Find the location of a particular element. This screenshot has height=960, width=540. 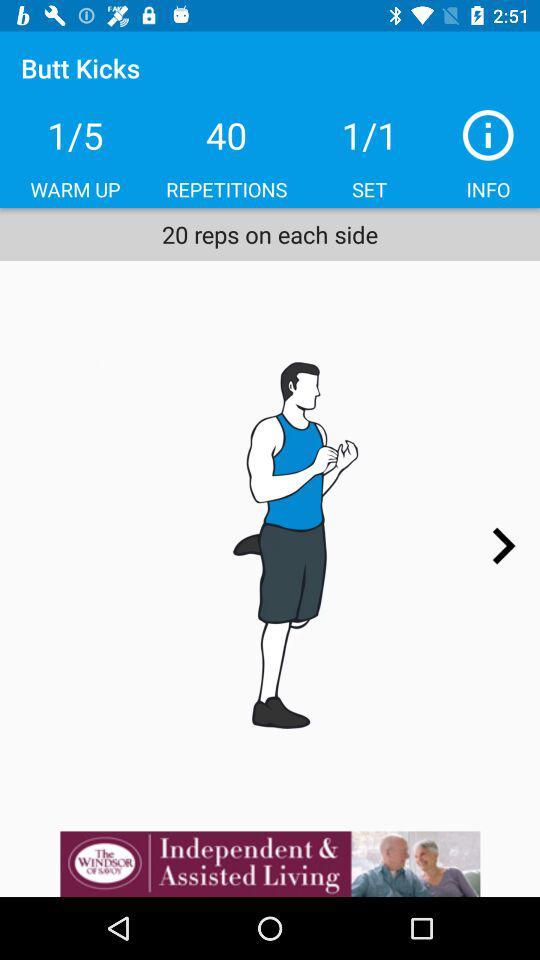

open an advertisement is located at coordinates (270, 863).